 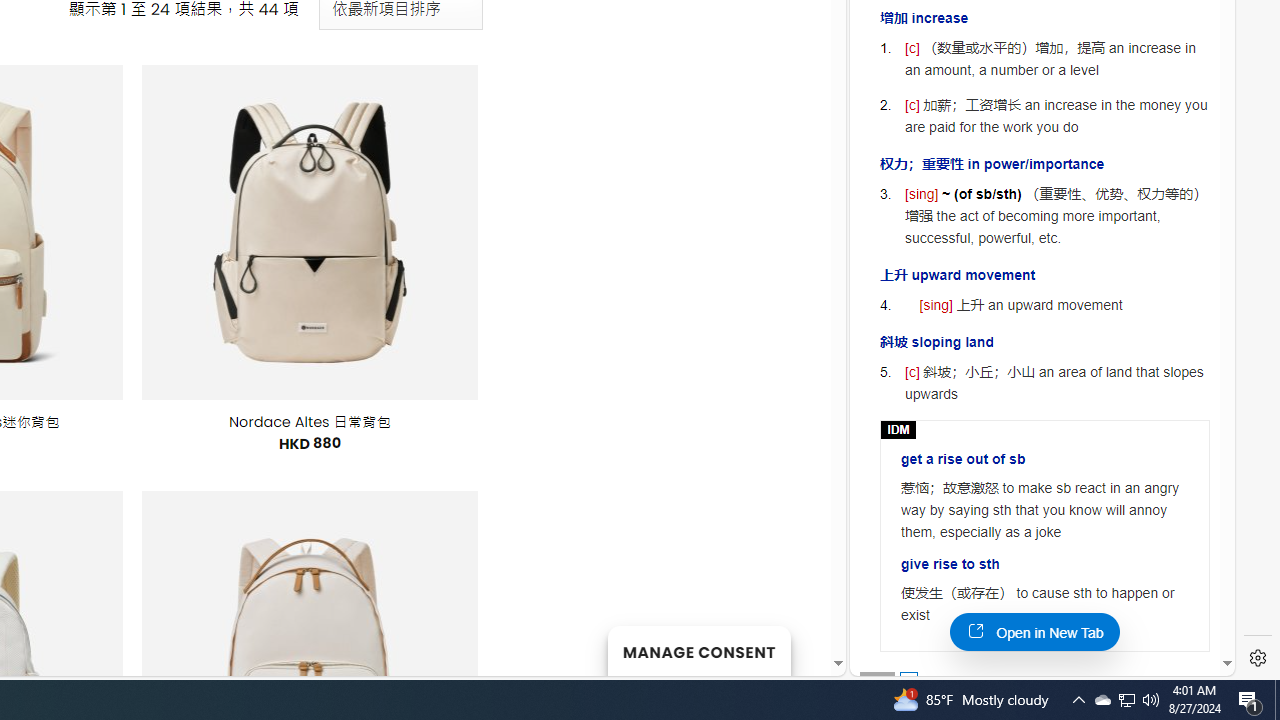 What do you see at coordinates (698, 650) in the screenshot?
I see `'MANAGE CONSENT'` at bounding box center [698, 650].